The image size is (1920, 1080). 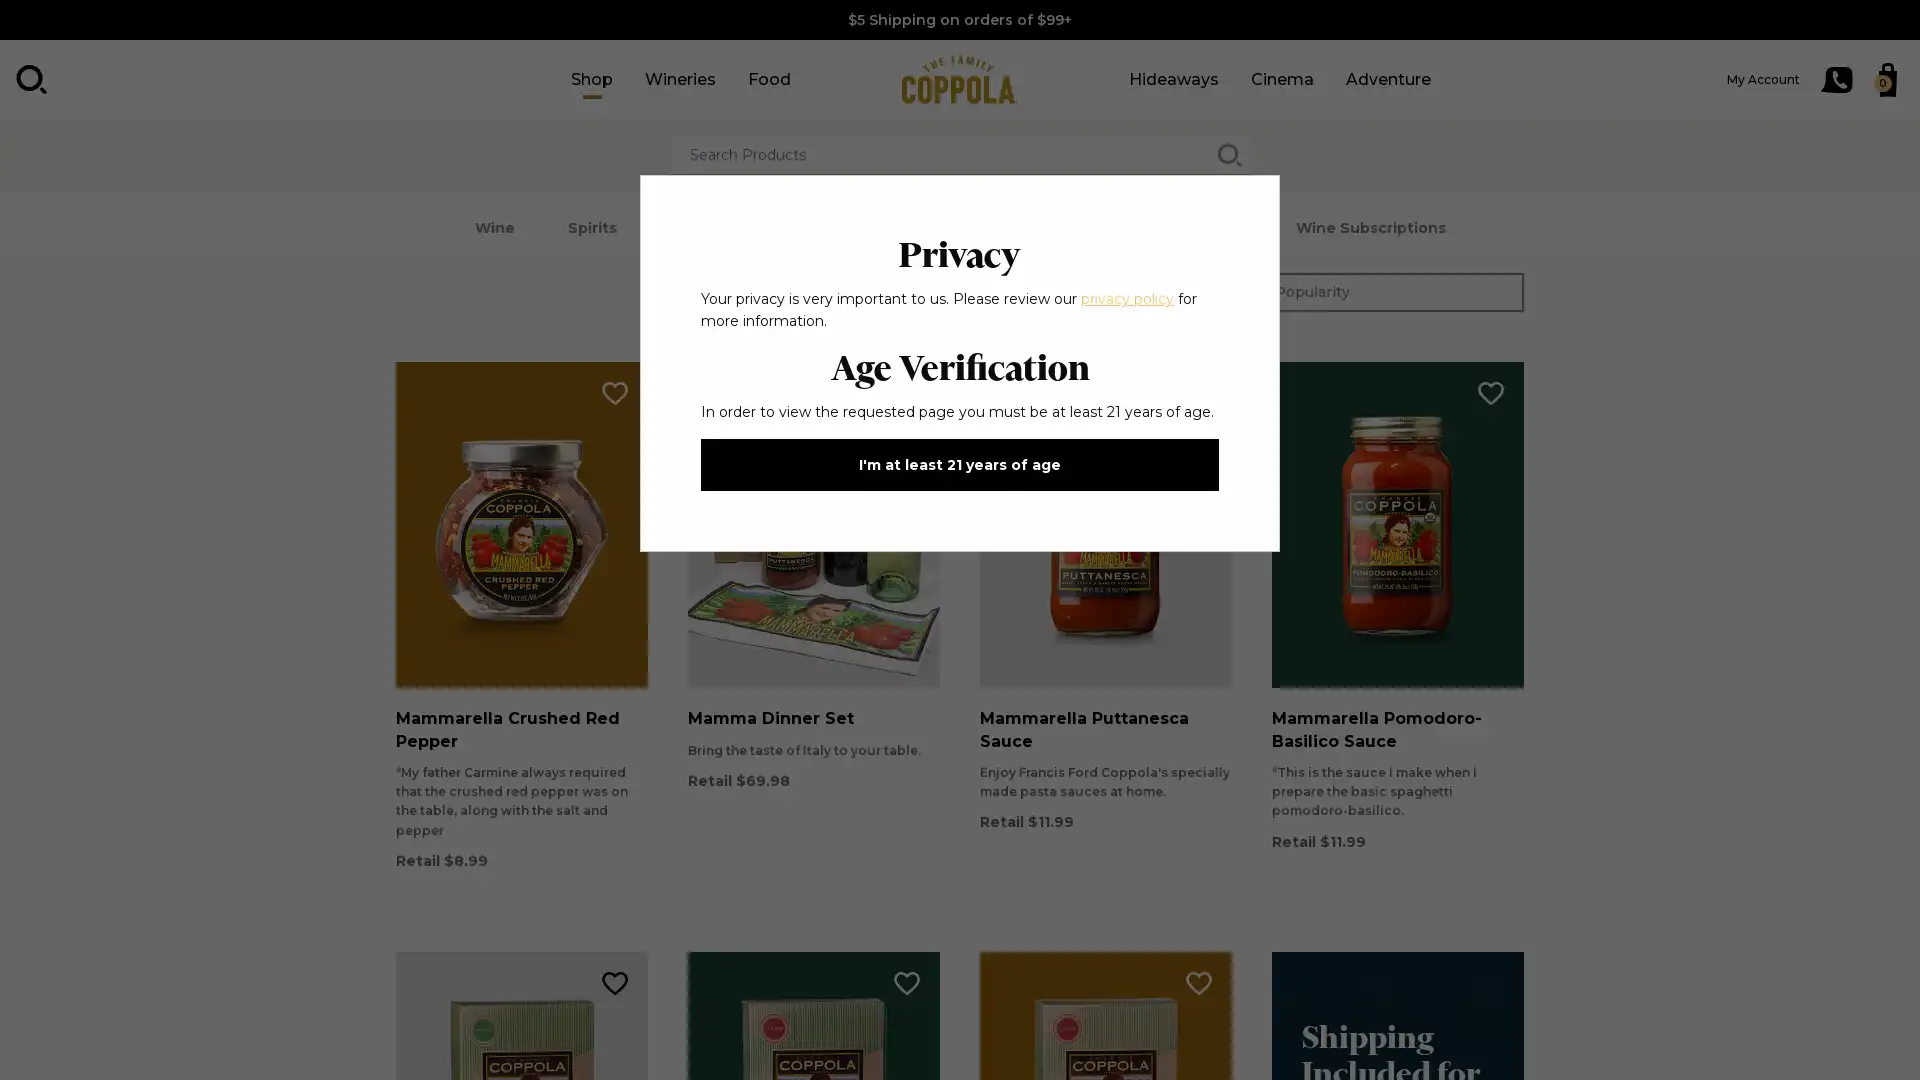 What do you see at coordinates (1886, 79) in the screenshot?
I see `0 Cart` at bounding box center [1886, 79].